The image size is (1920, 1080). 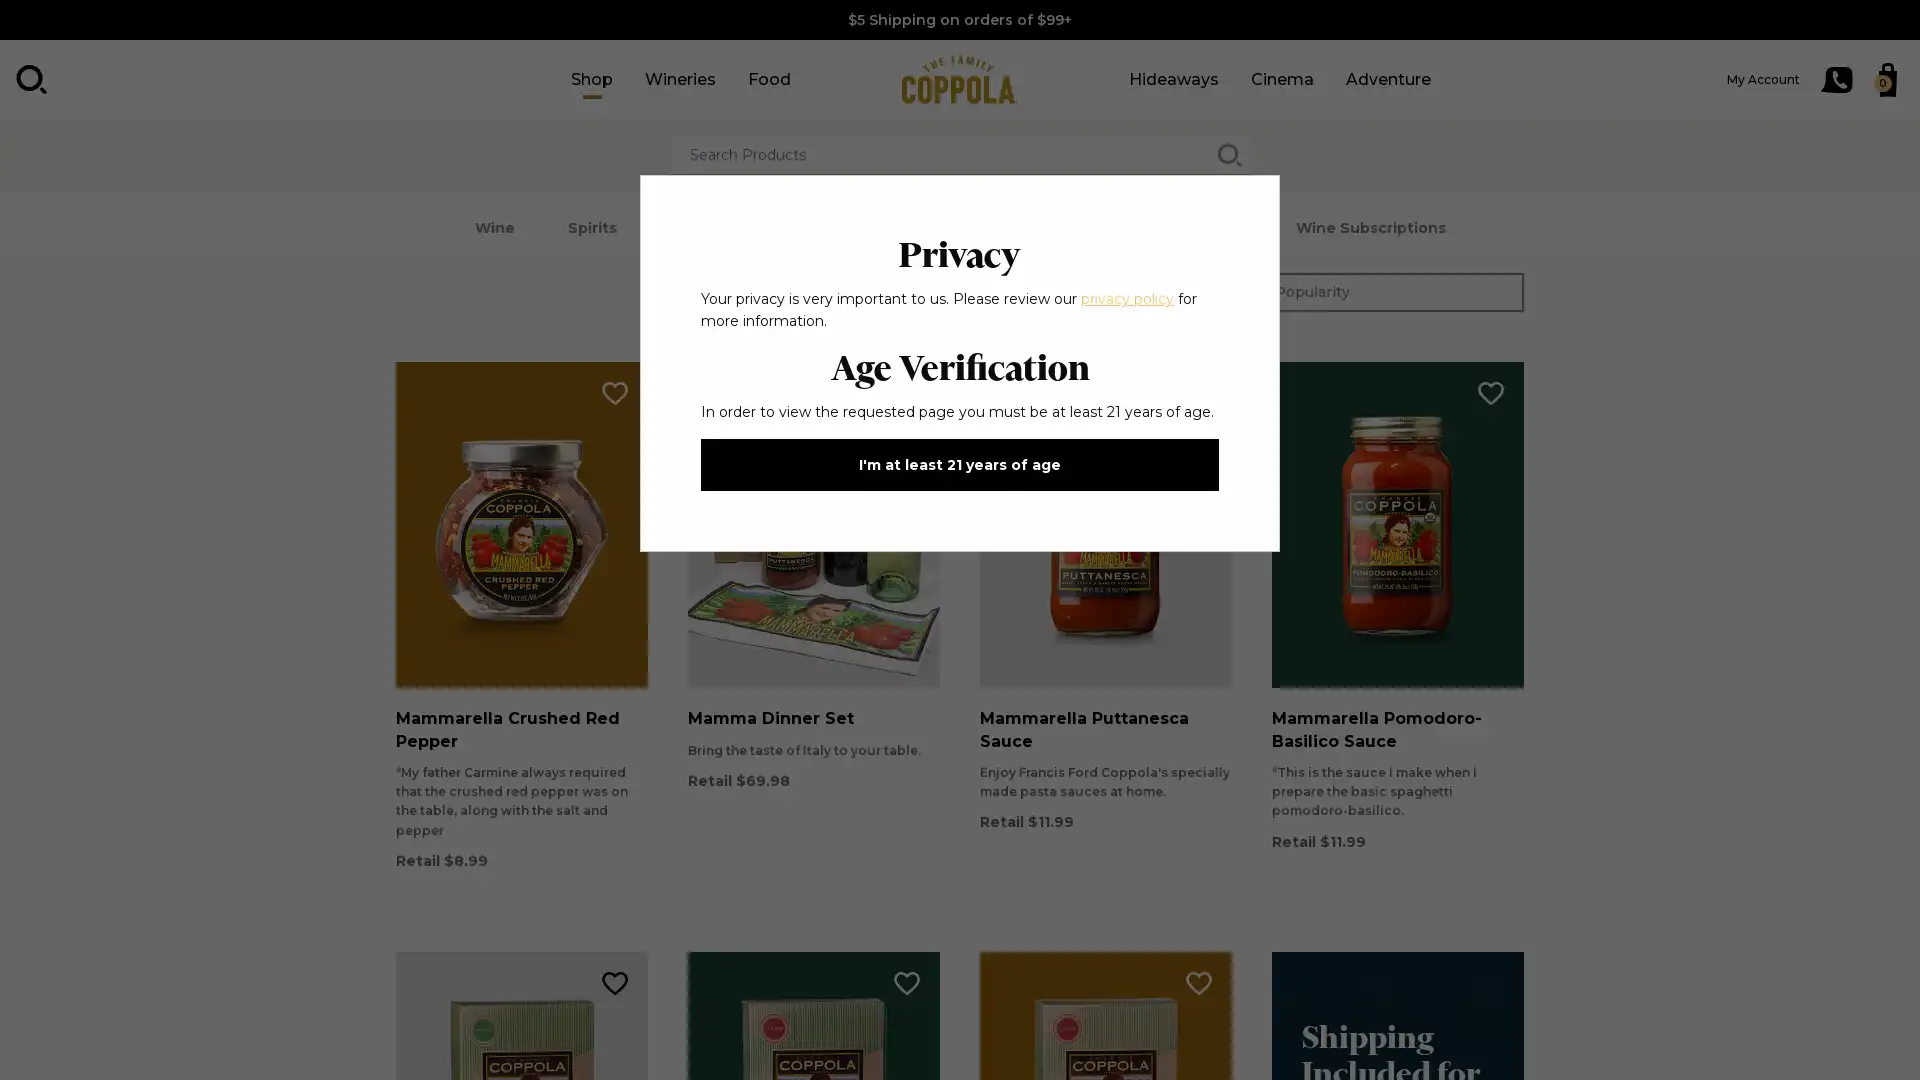 What do you see at coordinates (1886, 79) in the screenshot?
I see `0 Cart` at bounding box center [1886, 79].